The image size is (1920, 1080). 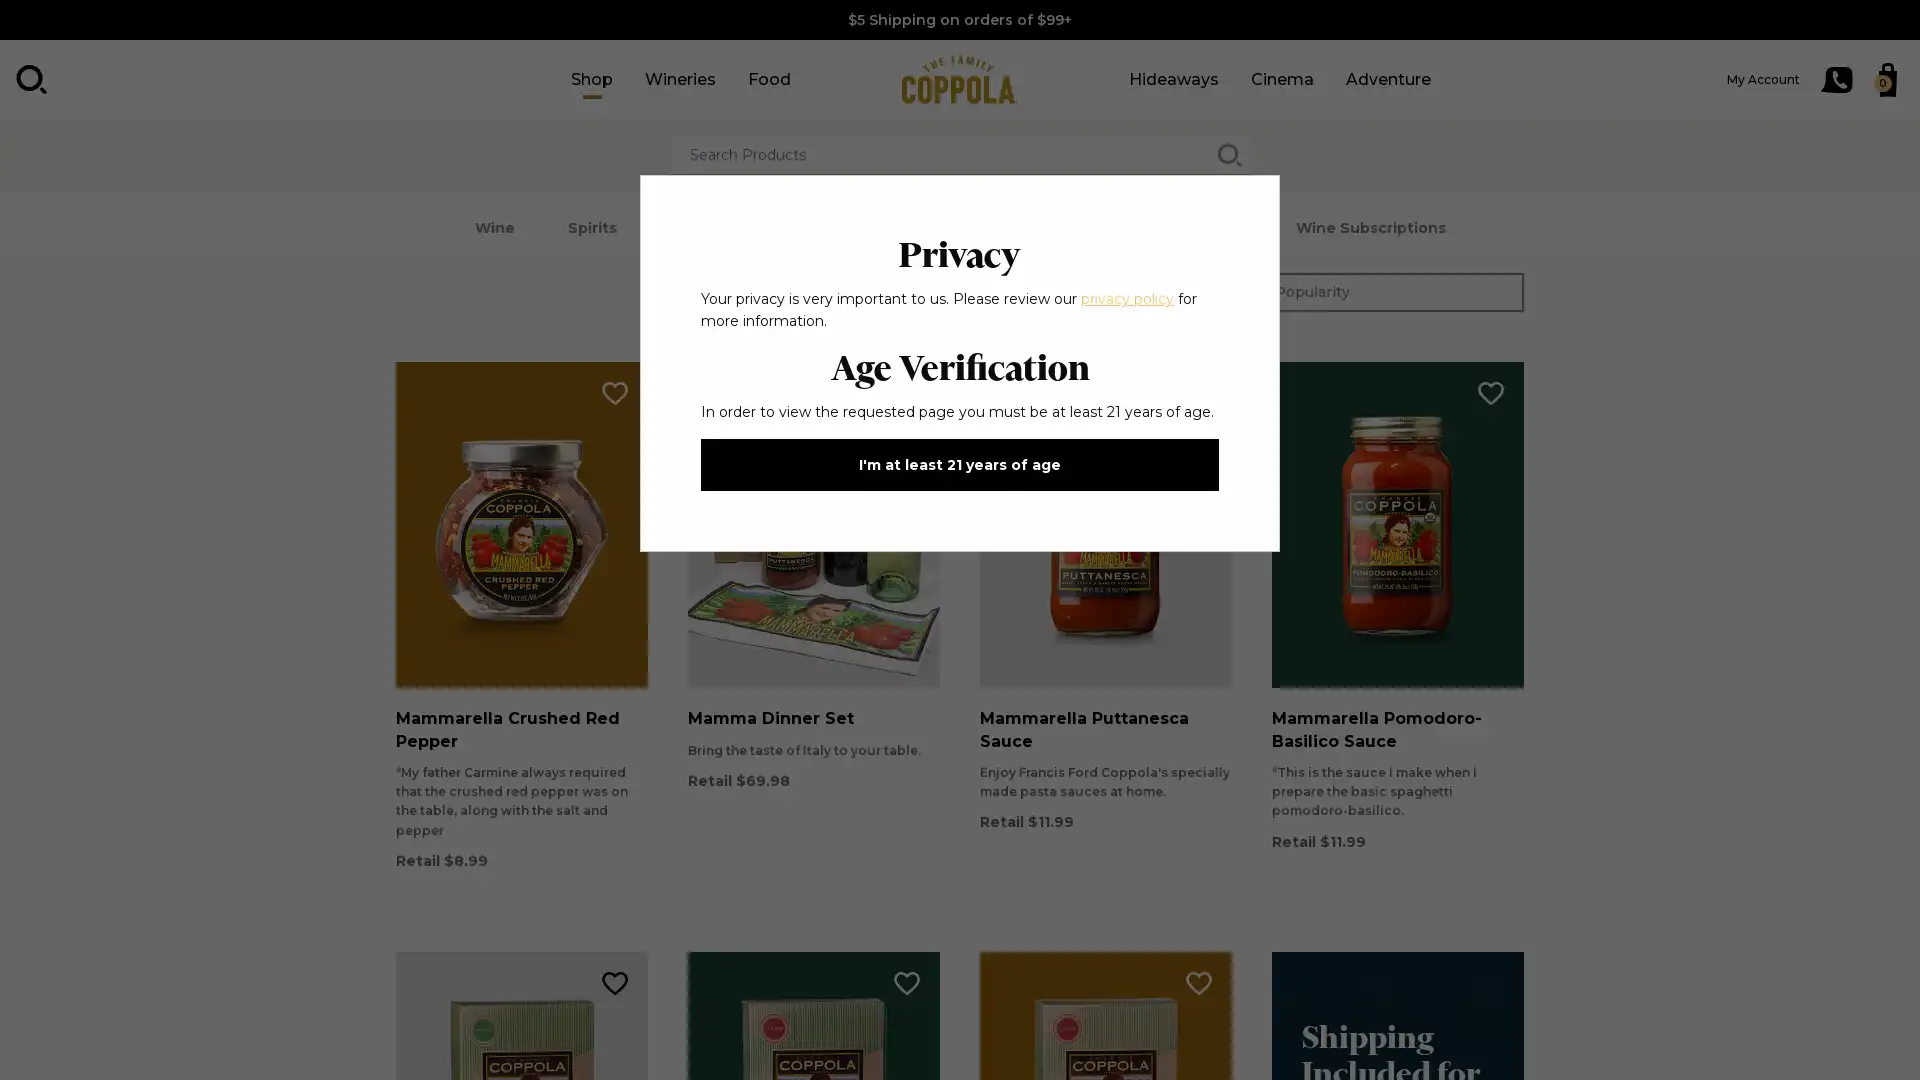 What do you see at coordinates (1886, 79) in the screenshot?
I see `0 Cart` at bounding box center [1886, 79].